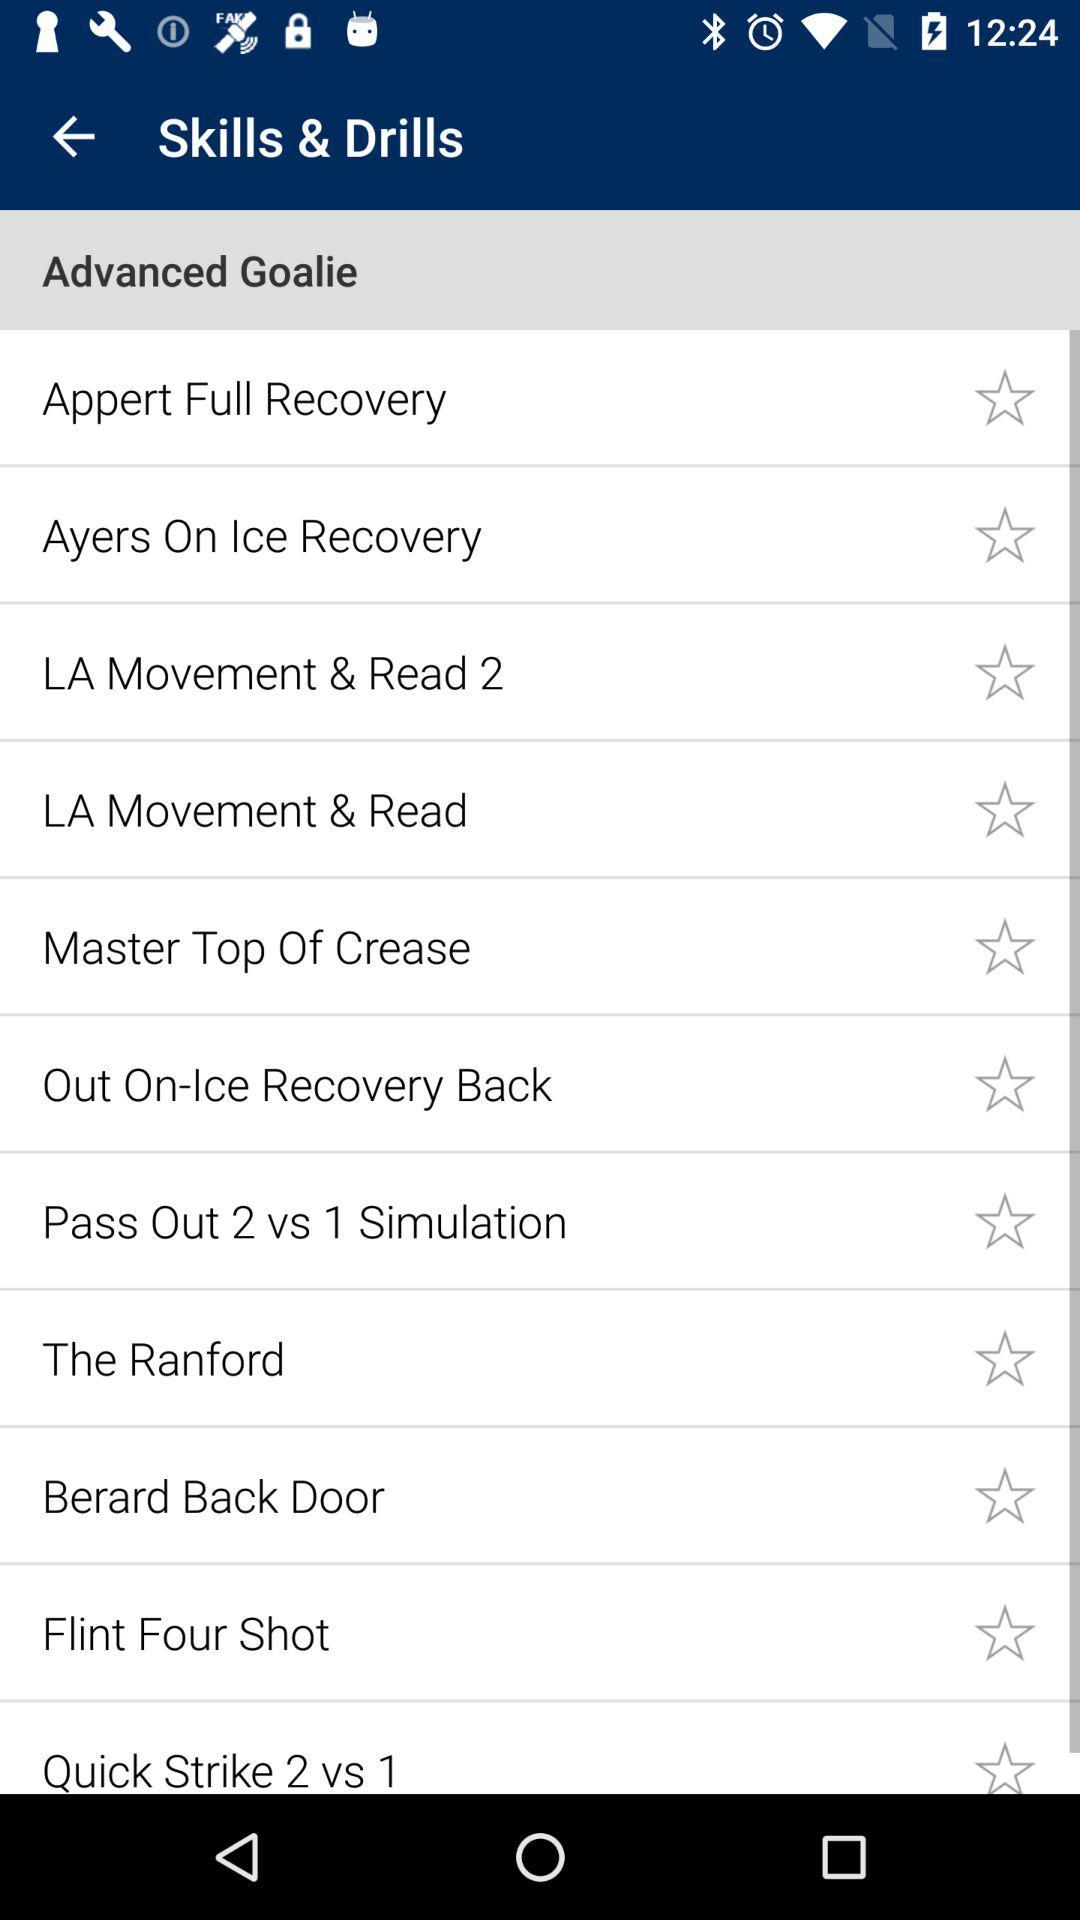  I want to click on highlight star, so click(1026, 944).